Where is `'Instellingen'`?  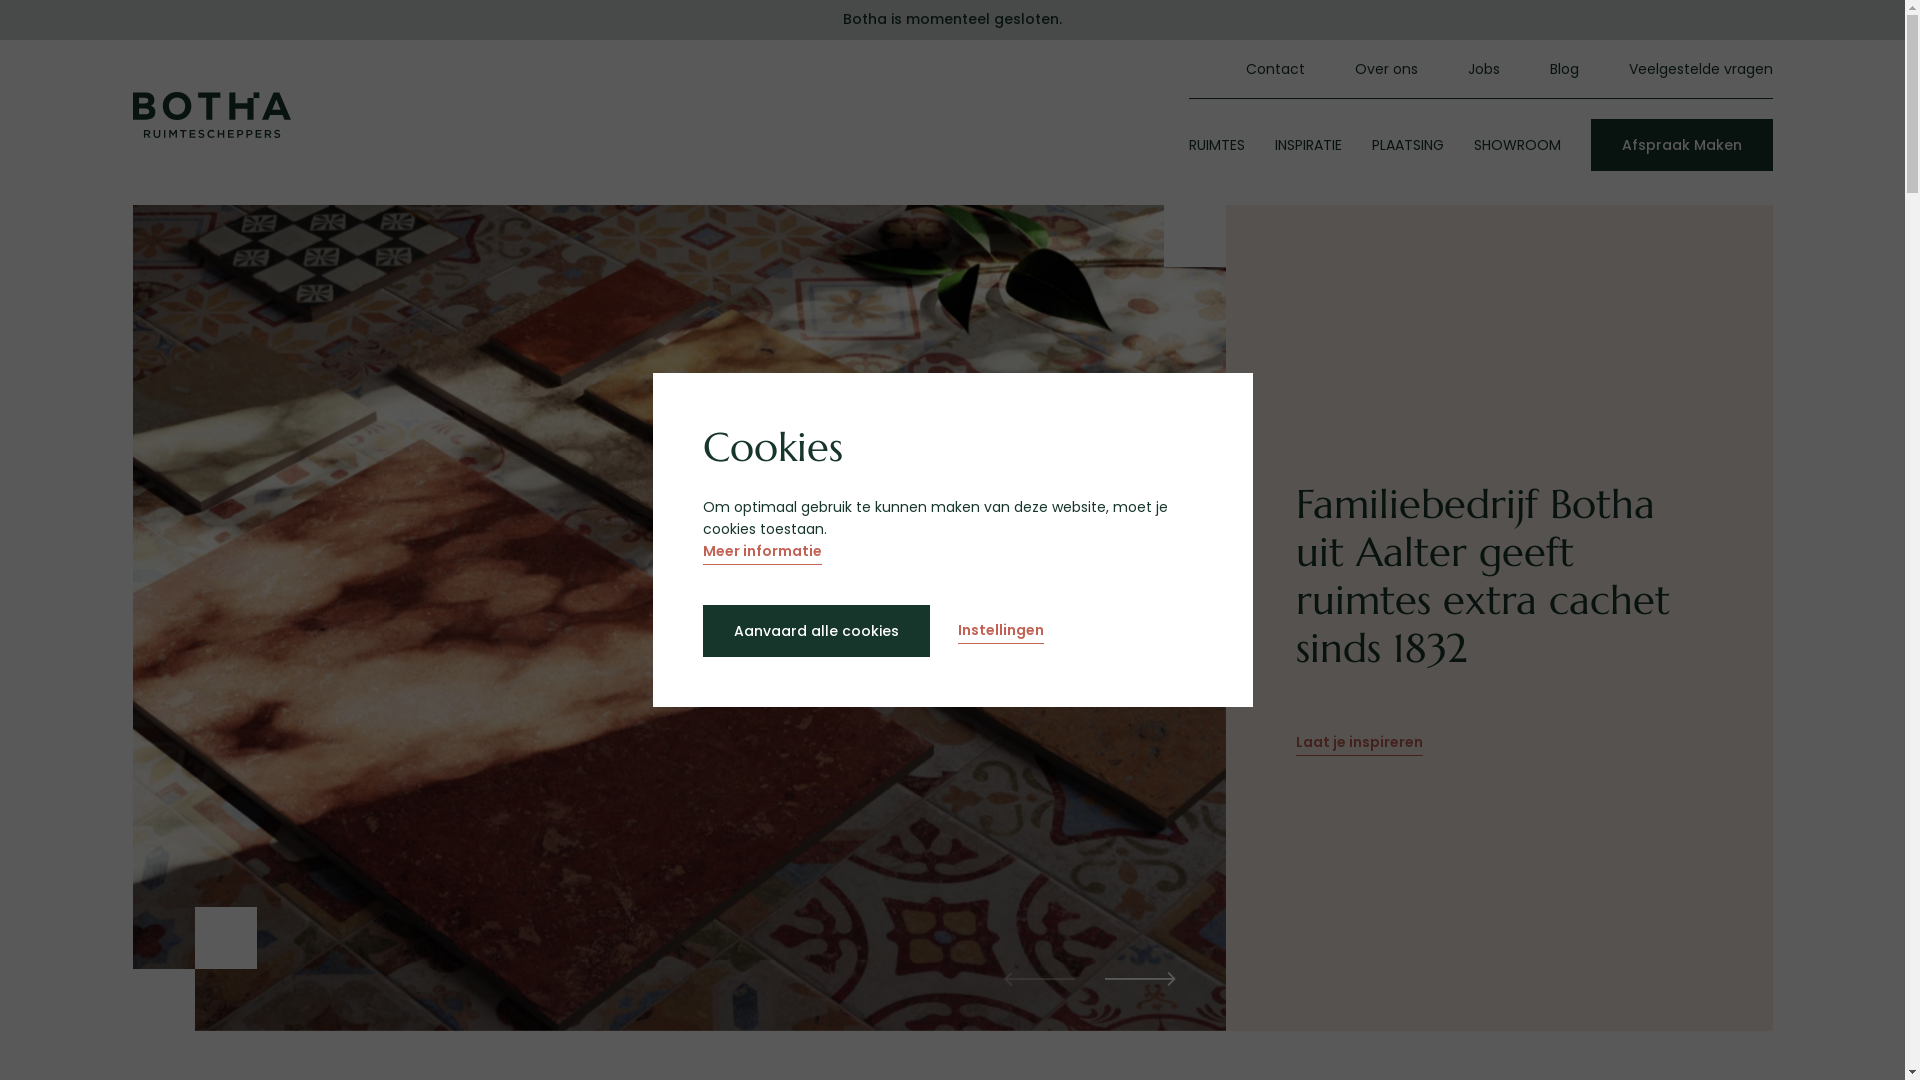
'Instellingen' is located at coordinates (957, 632).